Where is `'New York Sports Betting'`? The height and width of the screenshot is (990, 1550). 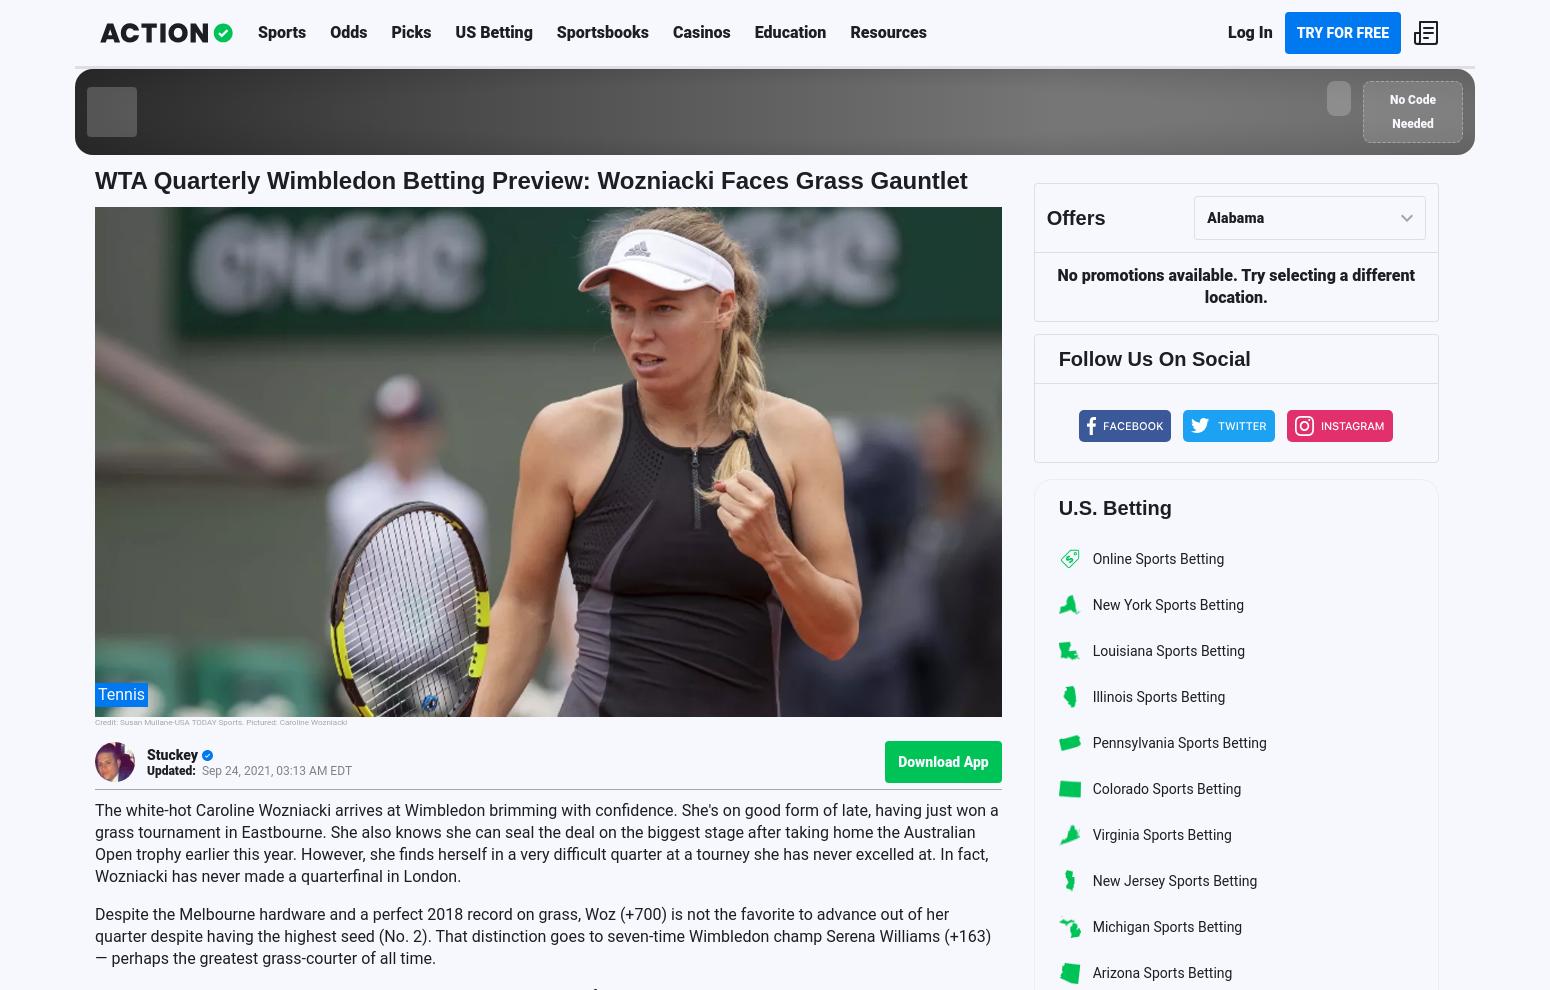 'New York Sports Betting' is located at coordinates (1167, 602).